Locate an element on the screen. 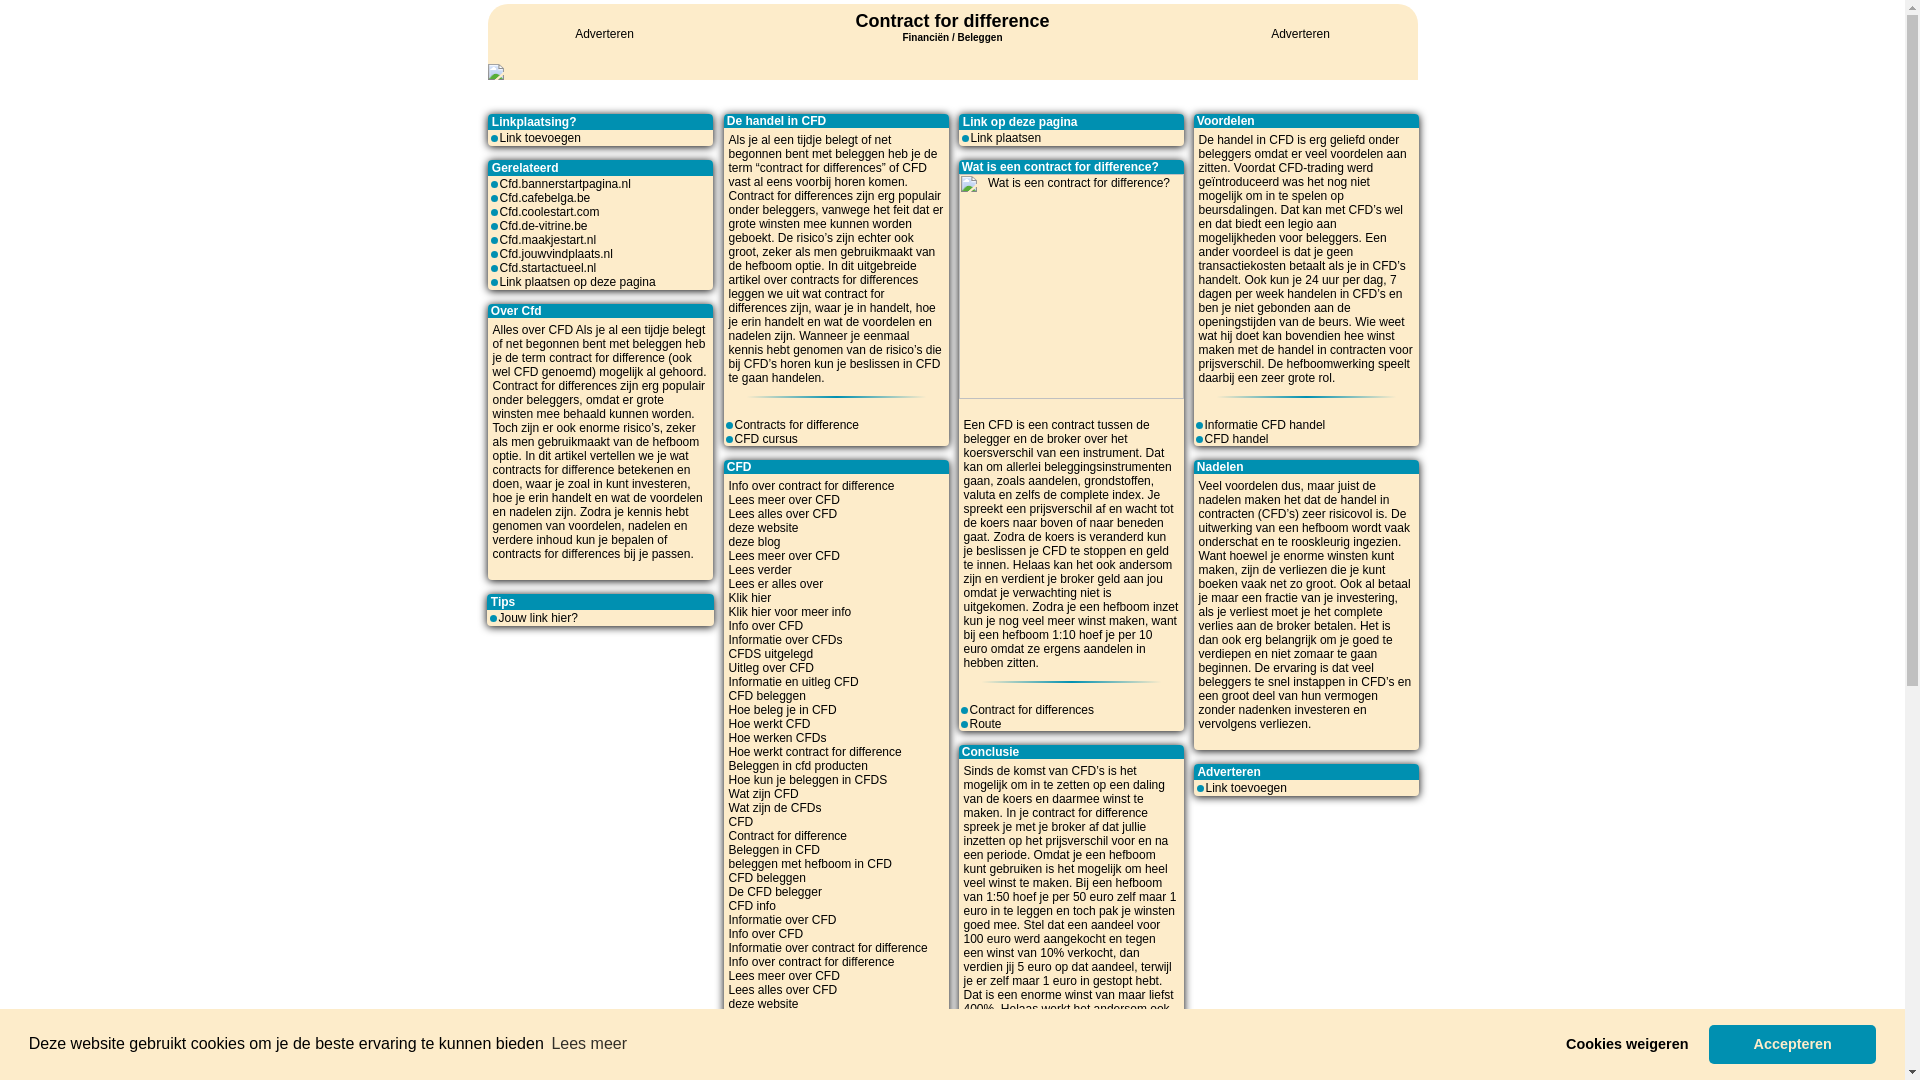 The image size is (1920, 1080). 'CFD handel' is located at coordinates (1203, 438).